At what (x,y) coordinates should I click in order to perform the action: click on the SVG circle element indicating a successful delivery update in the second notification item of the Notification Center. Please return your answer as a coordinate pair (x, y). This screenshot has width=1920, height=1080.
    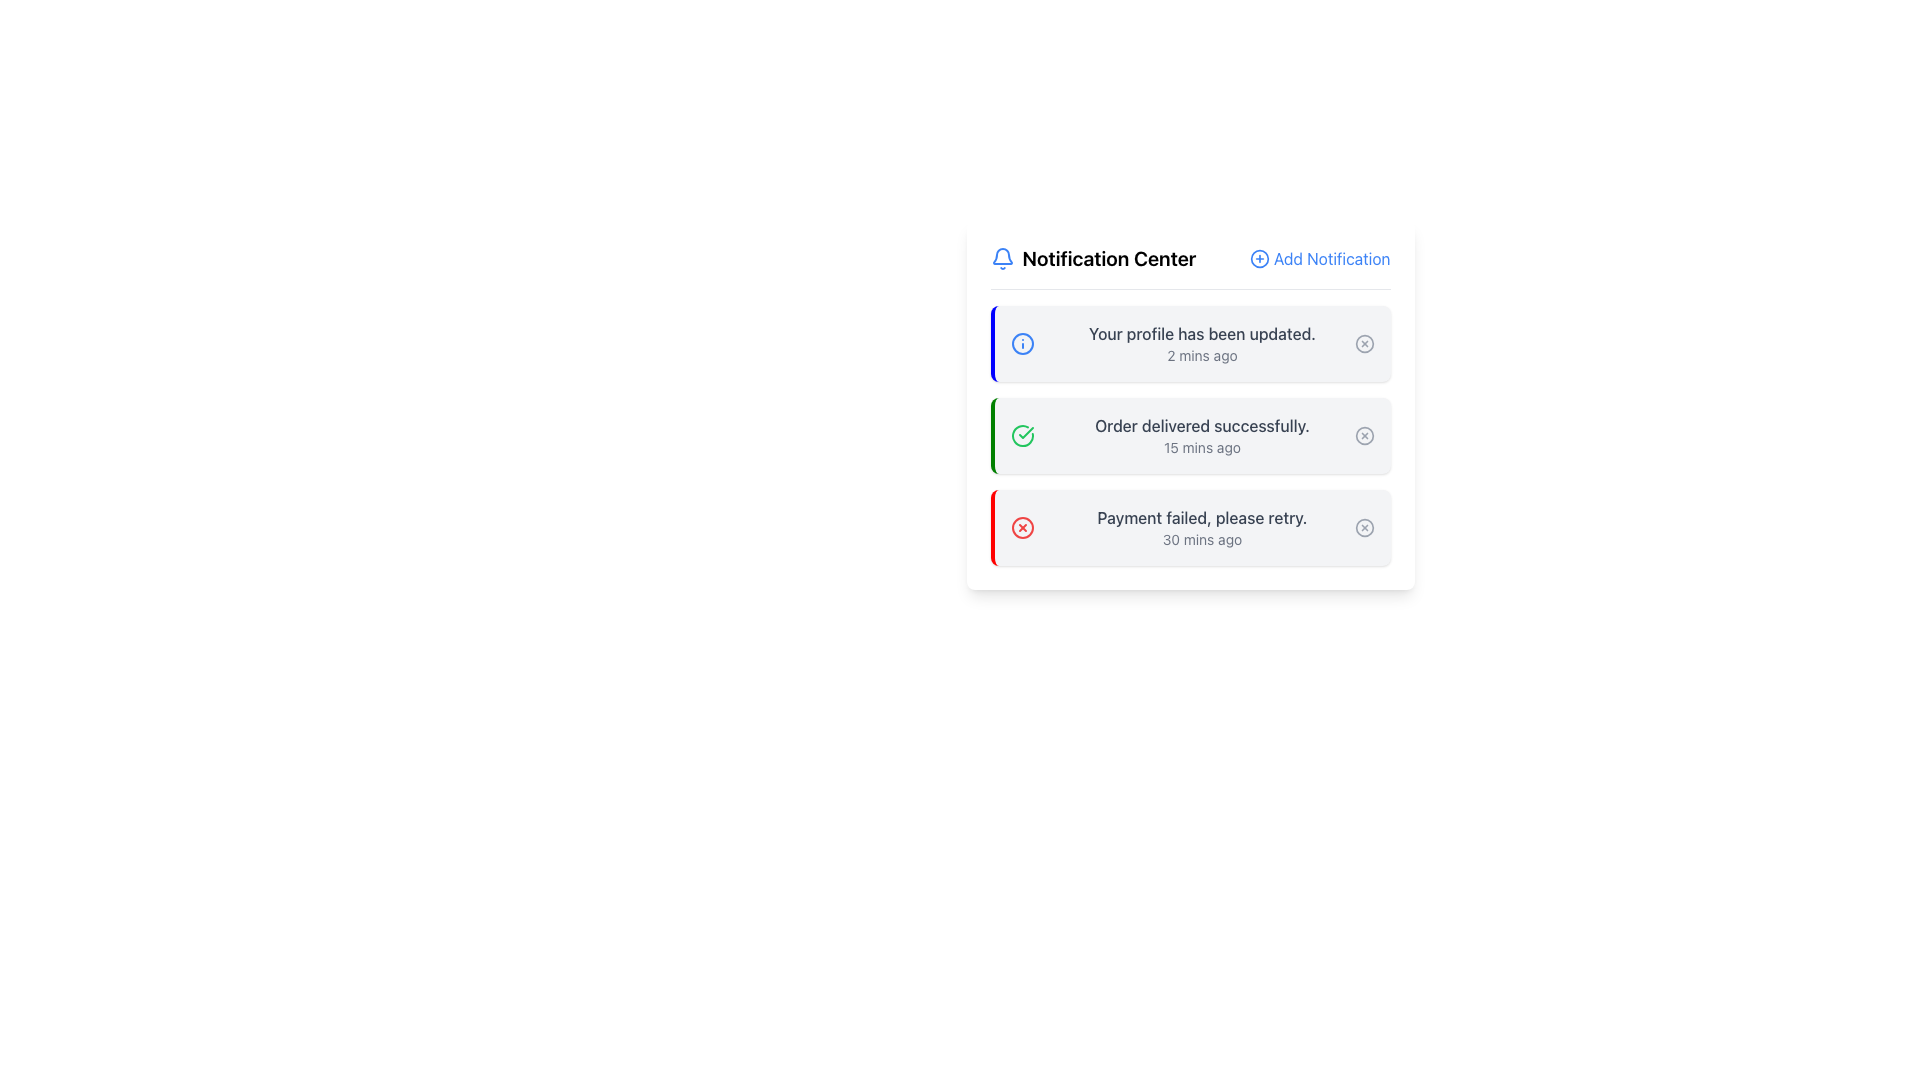
    Looking at the image, I should click on (1363, 434).